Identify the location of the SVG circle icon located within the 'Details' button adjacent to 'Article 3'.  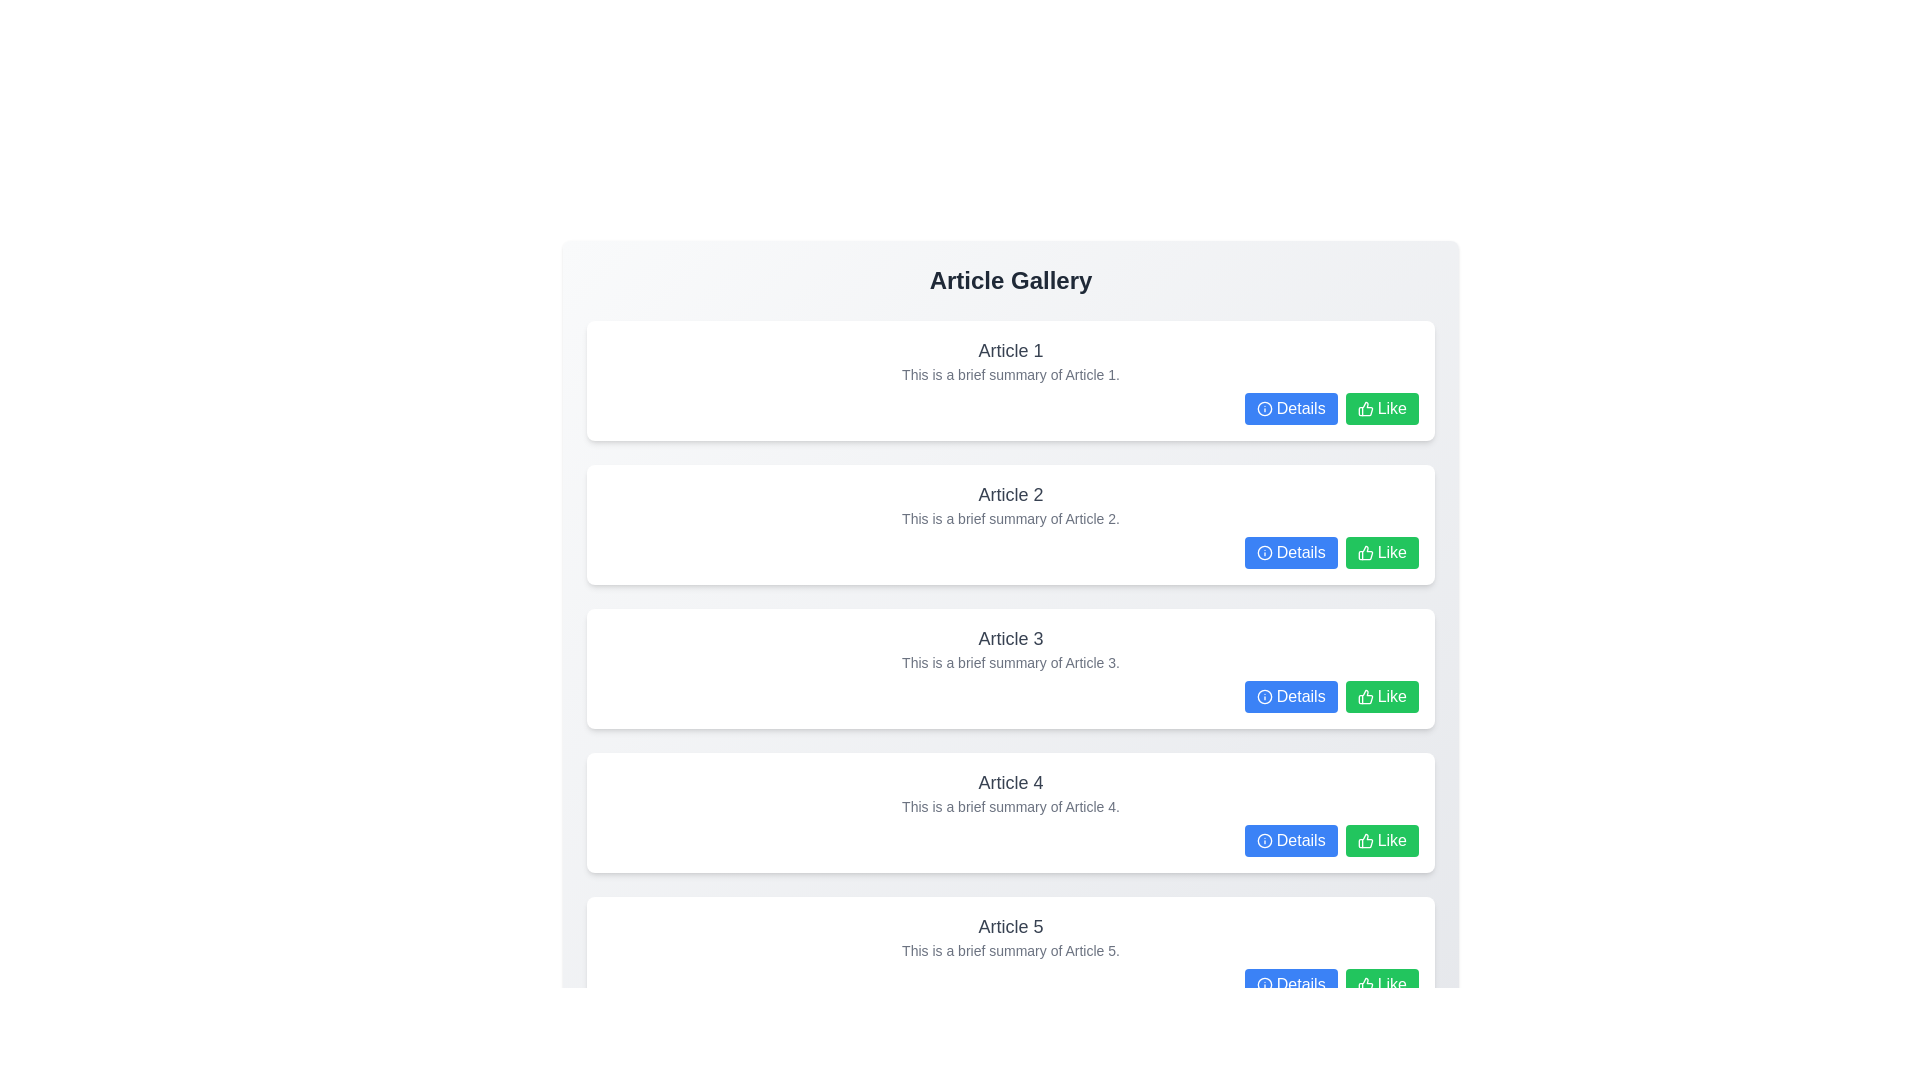
(1263, 696).